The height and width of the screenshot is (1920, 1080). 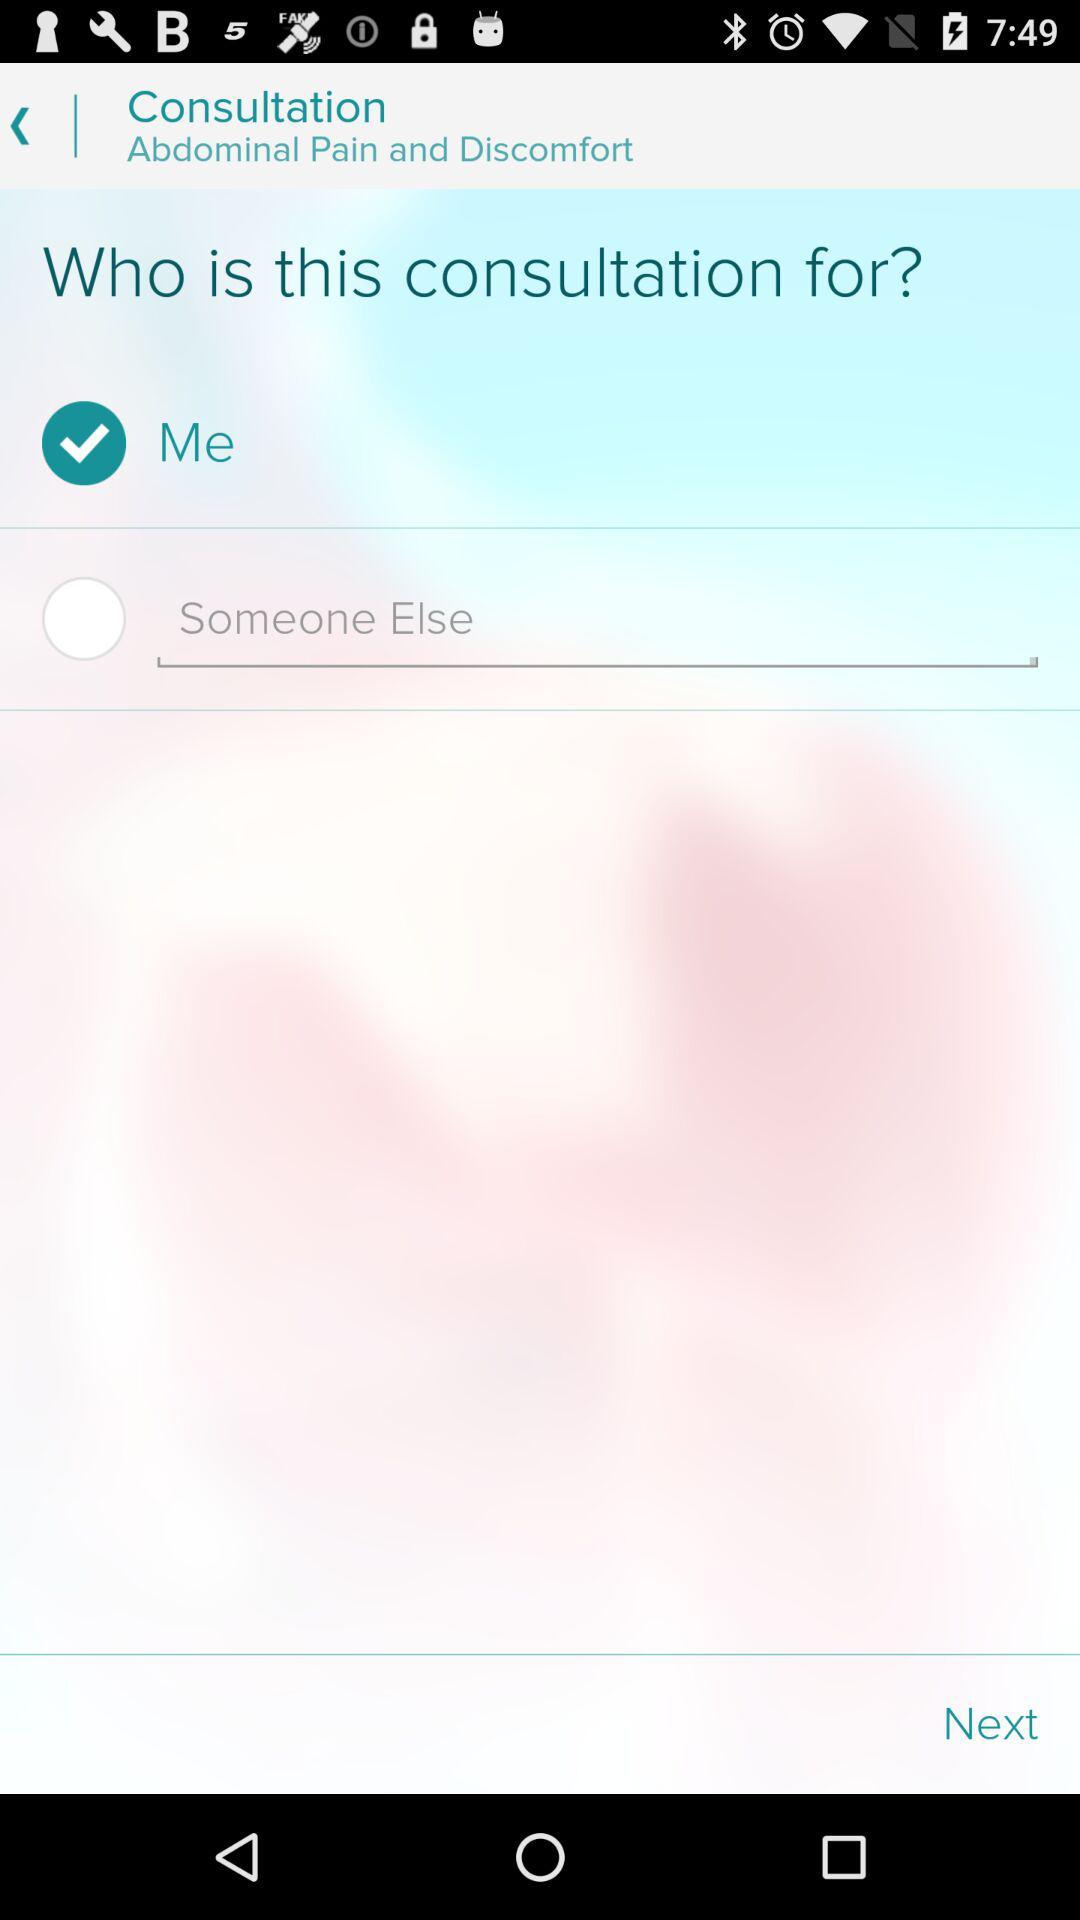 What do you see at coordinates (810, 1723) in the screenshot?
I see `the next icon` at bounding box center [810, 1723].